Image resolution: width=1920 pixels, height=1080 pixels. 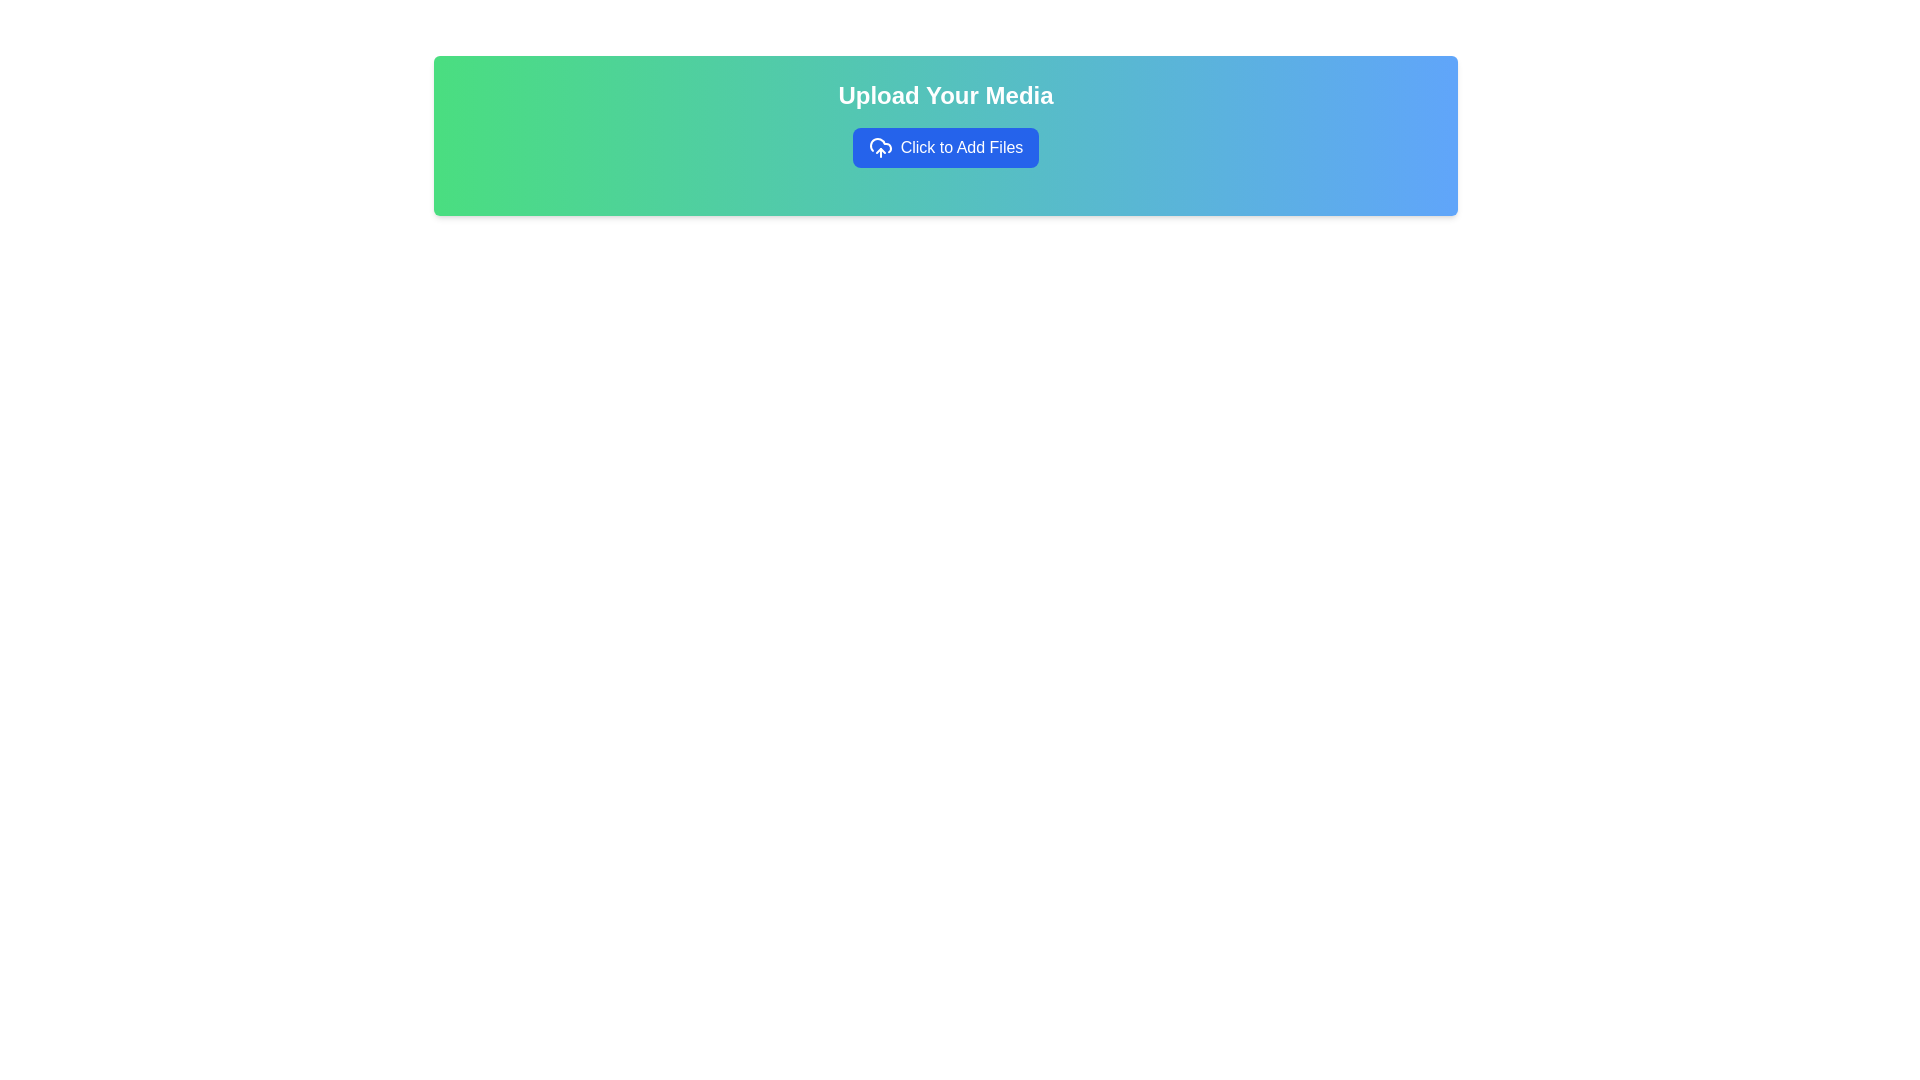 What do you see at coordinates (944, 146) in the screenshot?
I see `the blue button labeled 'Click` at bounding box center [944, 146].